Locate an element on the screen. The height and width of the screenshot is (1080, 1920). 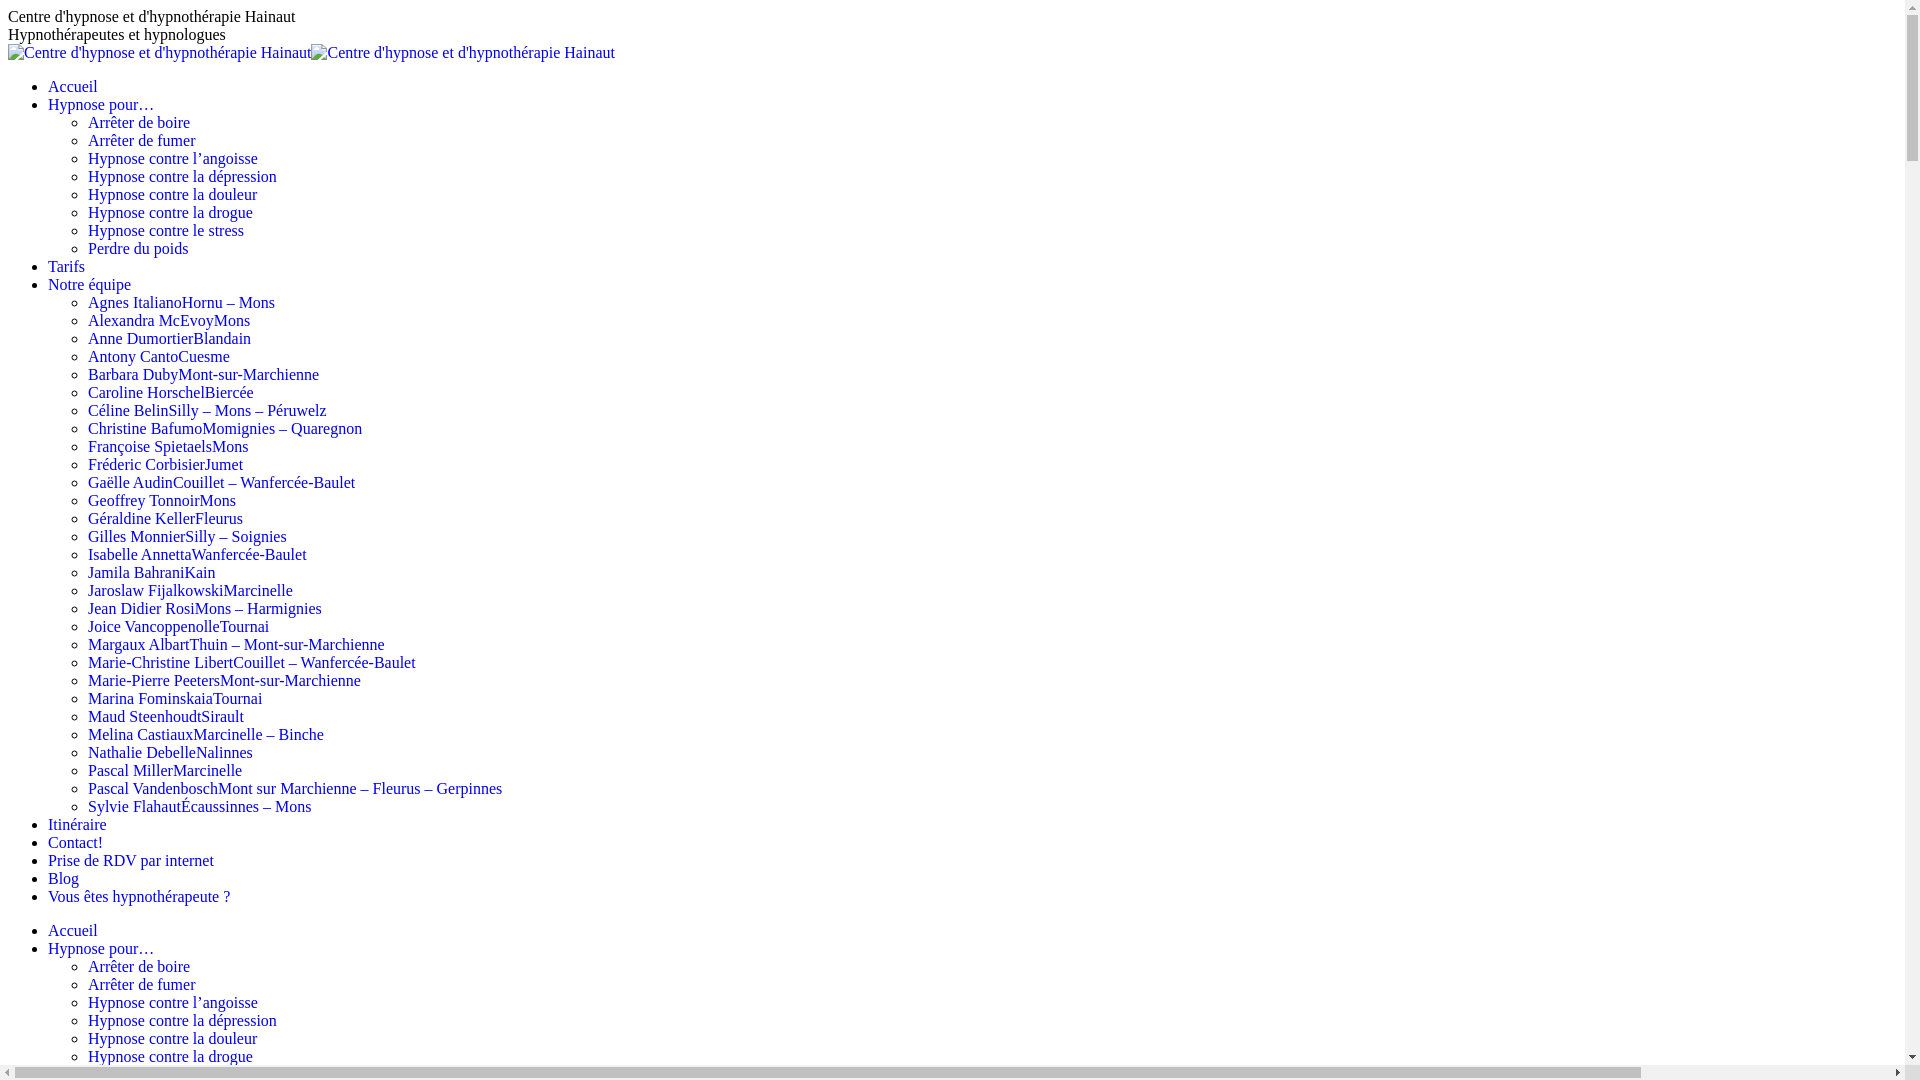
'Barbara DubyMont-sur-Marchienne' is located at coordinates (203, 374).